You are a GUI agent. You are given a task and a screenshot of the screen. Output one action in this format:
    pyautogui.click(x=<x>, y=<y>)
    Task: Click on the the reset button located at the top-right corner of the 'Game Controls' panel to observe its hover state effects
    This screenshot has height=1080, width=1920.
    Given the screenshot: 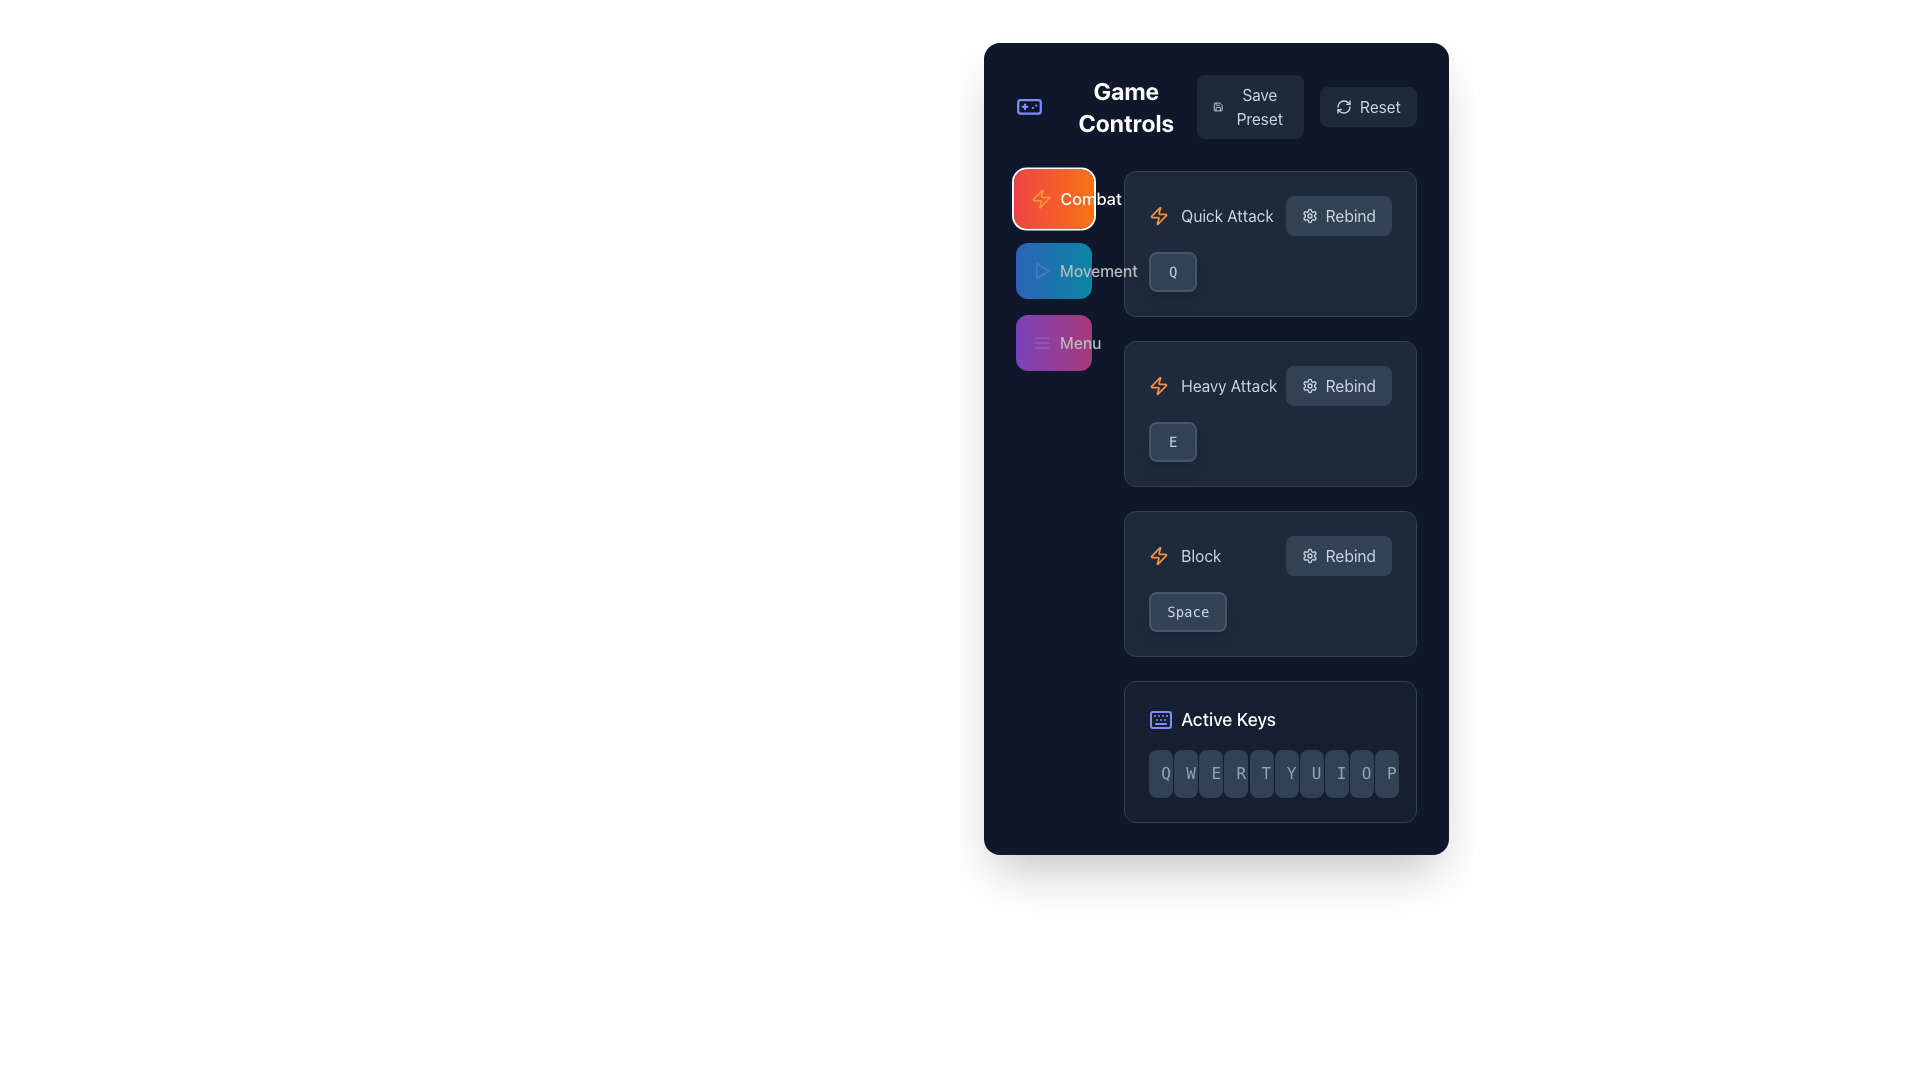 What is the action you would take?
    pyautogui.click(x=1367, y=107)
    